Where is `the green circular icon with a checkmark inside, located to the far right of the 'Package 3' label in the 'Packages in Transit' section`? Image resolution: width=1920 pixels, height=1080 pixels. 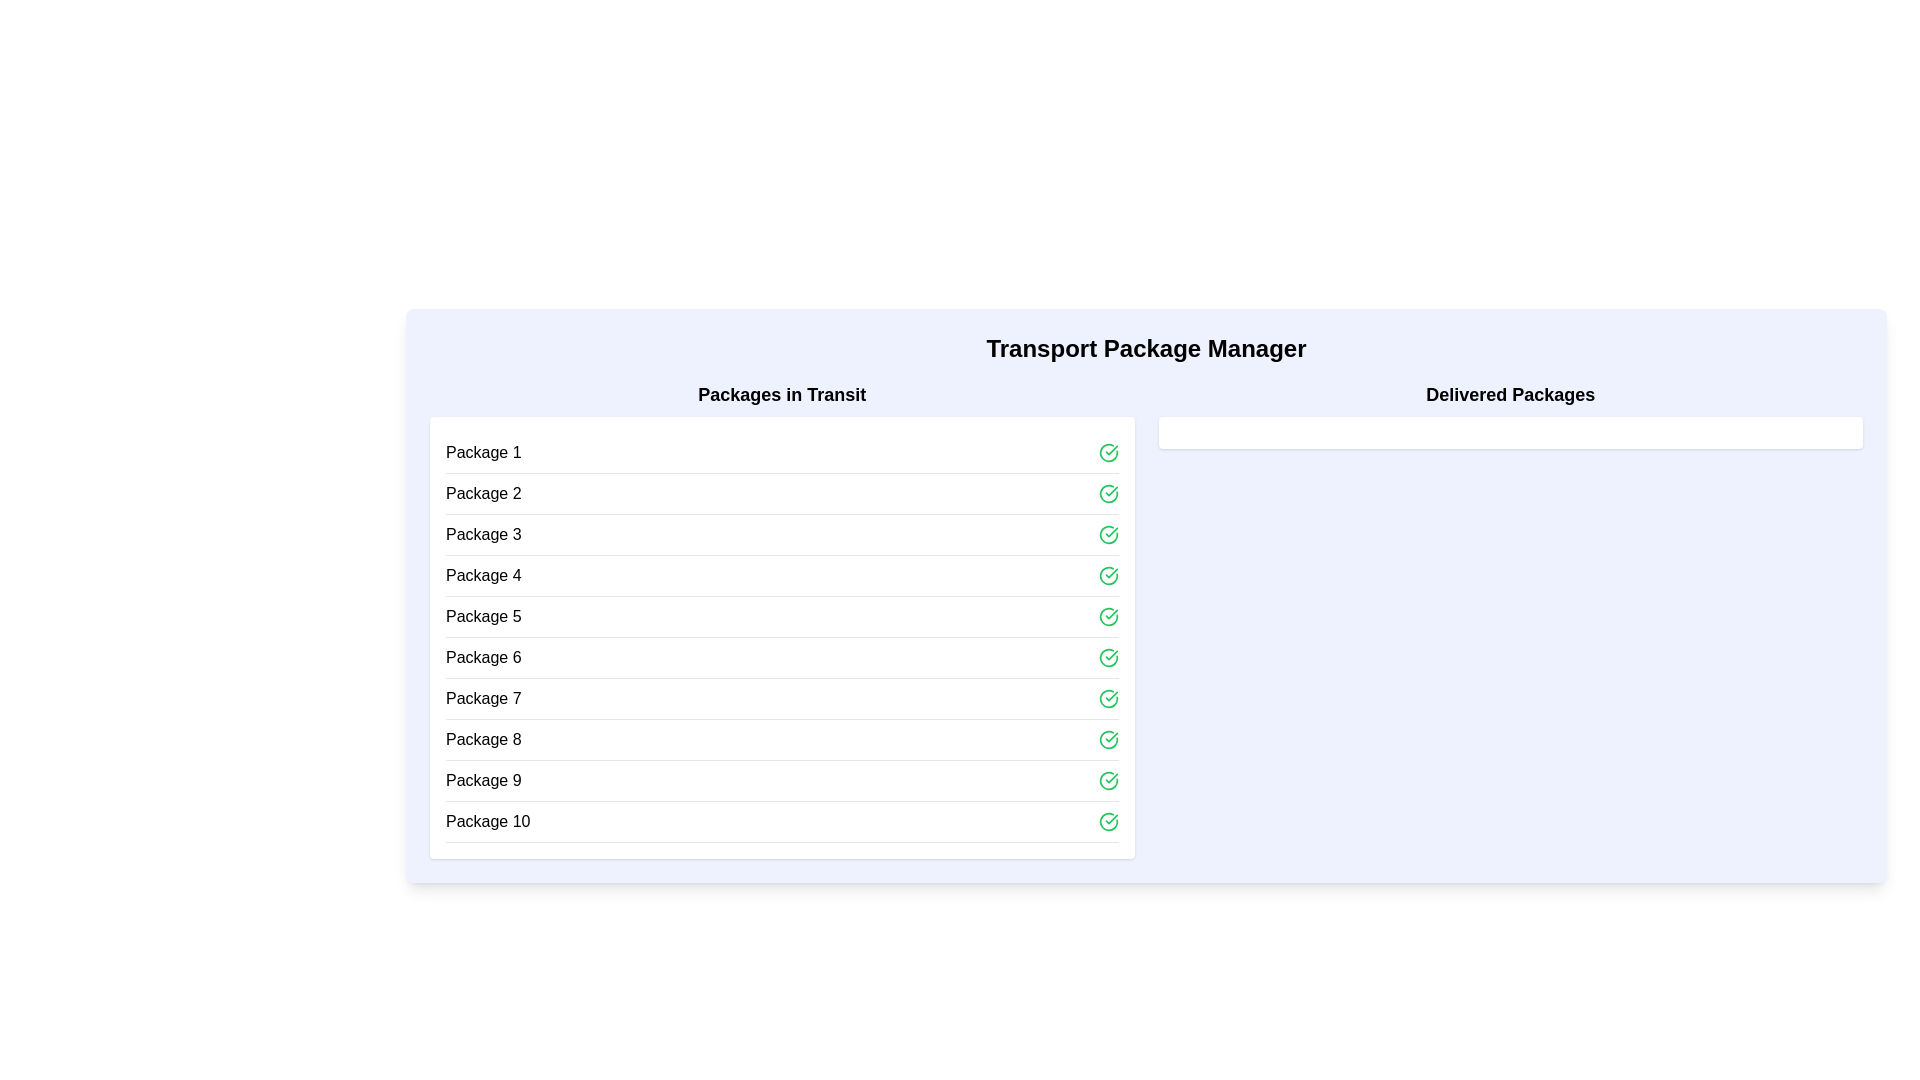
the green circular icon with a checkmark inside, located to the far right of the 'Package 3' label in the 'Packages in Transit' section is located at coordinates (1107, 534).